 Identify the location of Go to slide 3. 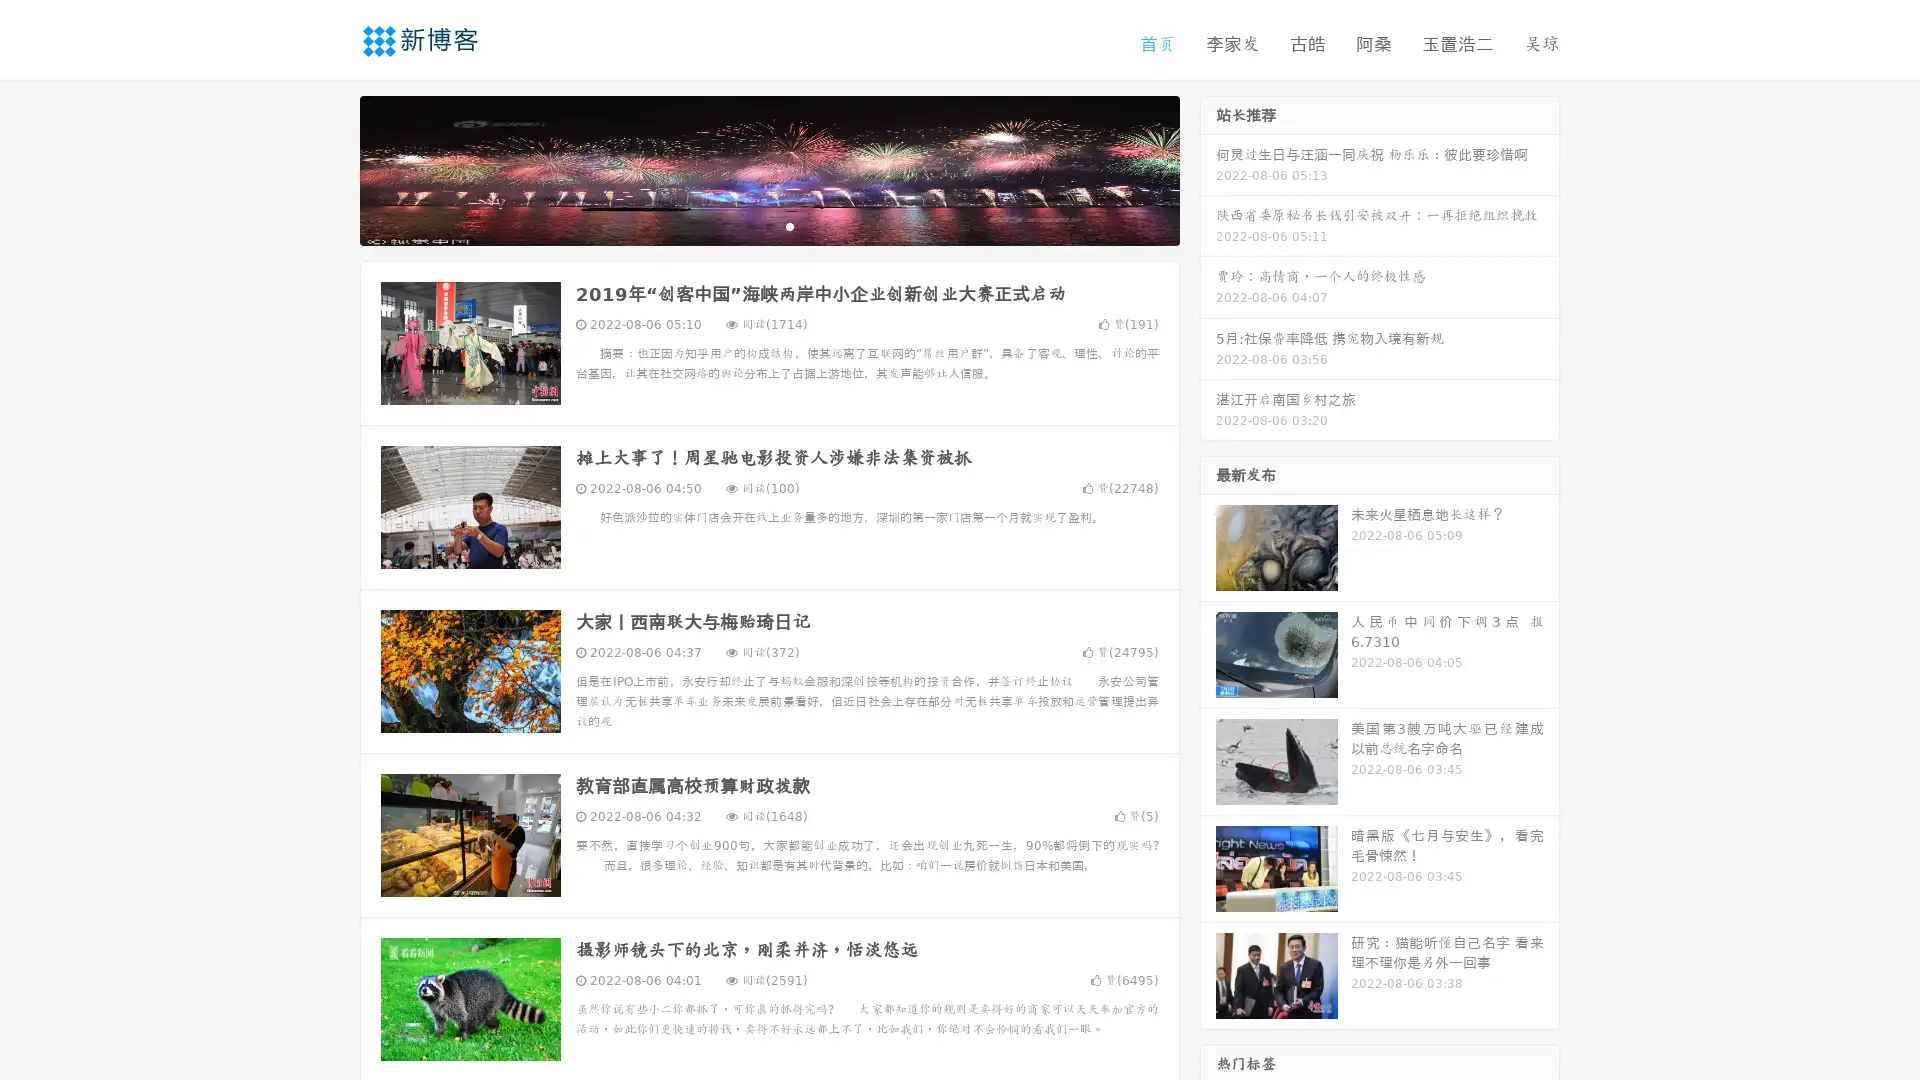
(789, 225).